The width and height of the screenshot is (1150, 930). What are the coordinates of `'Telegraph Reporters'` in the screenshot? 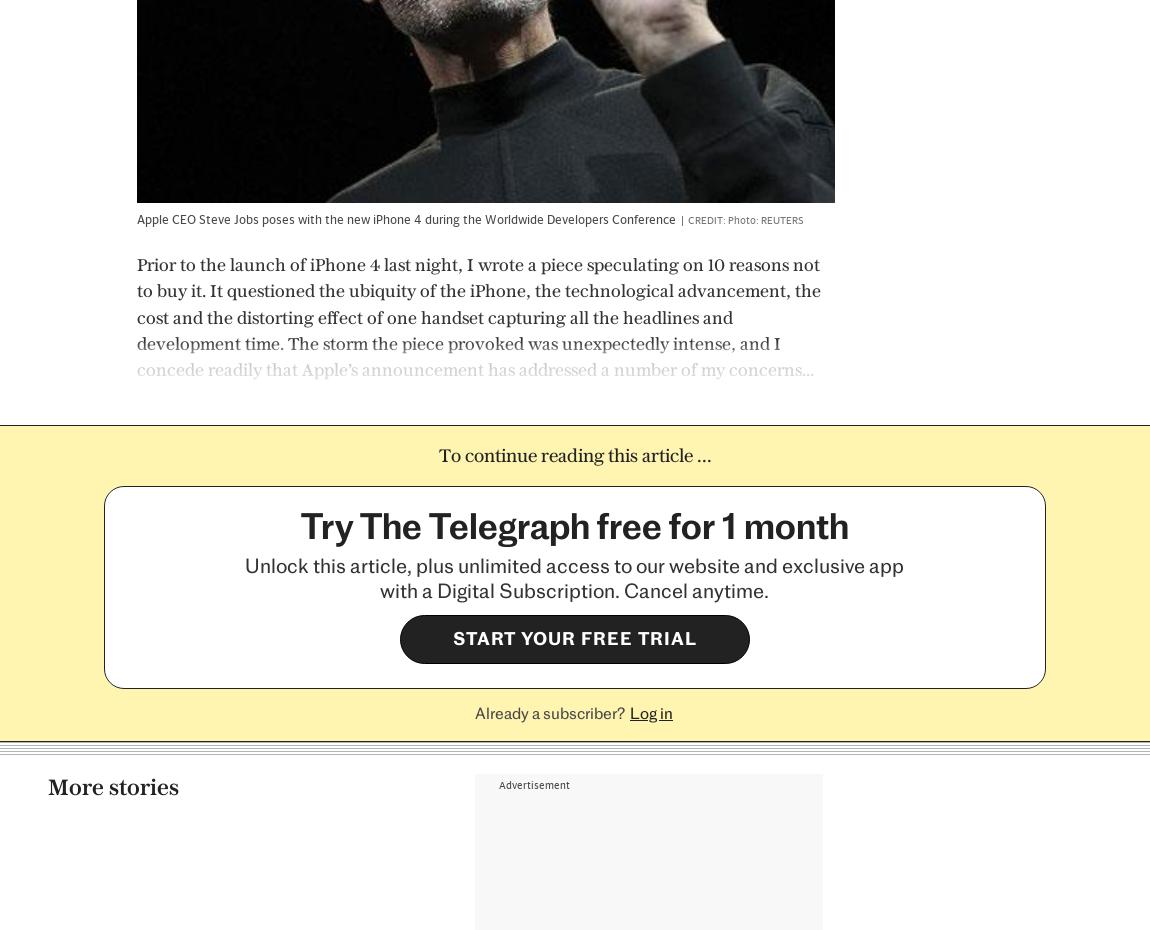 It's located at (602, 663).